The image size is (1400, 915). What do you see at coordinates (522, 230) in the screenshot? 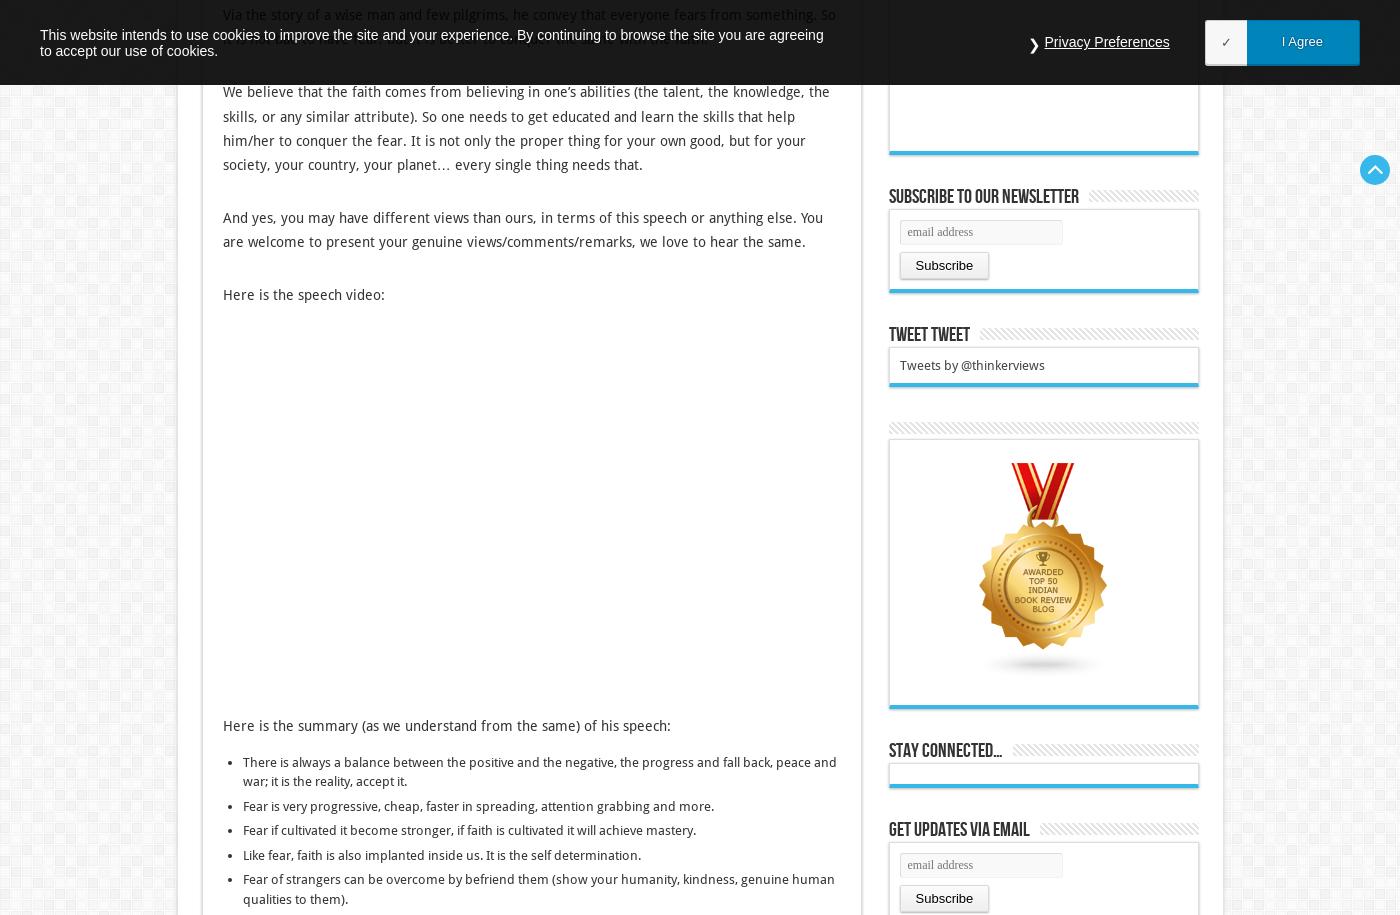
I see `'And yes, you may have different views than ours, in terms of this speech or anything else. You are welcome to present your genuine views/comments/remarks, we love to hear the same.'` at bounding box center [522, 230].